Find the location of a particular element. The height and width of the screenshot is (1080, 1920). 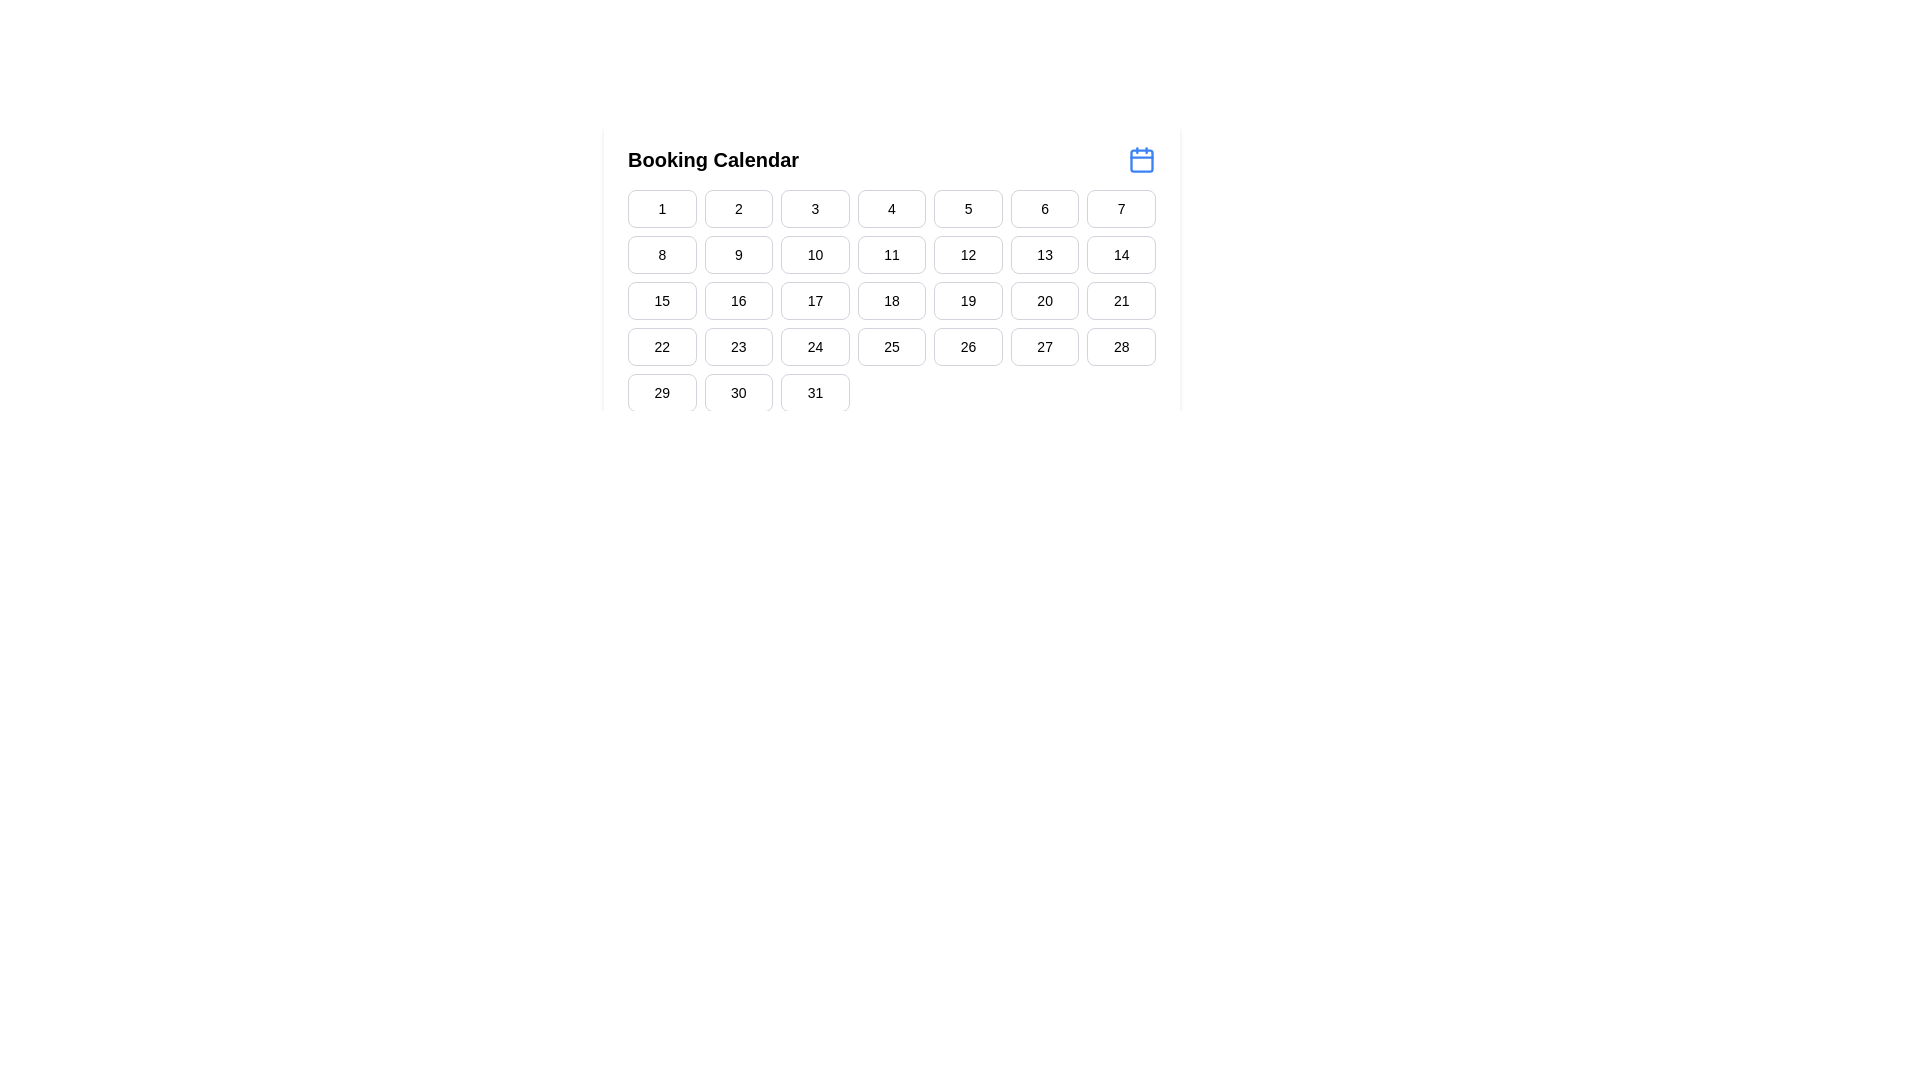

the button displaying the number '12', which is a rectangular button with rounded corners, from its current position is located at coordinates (968, 253).